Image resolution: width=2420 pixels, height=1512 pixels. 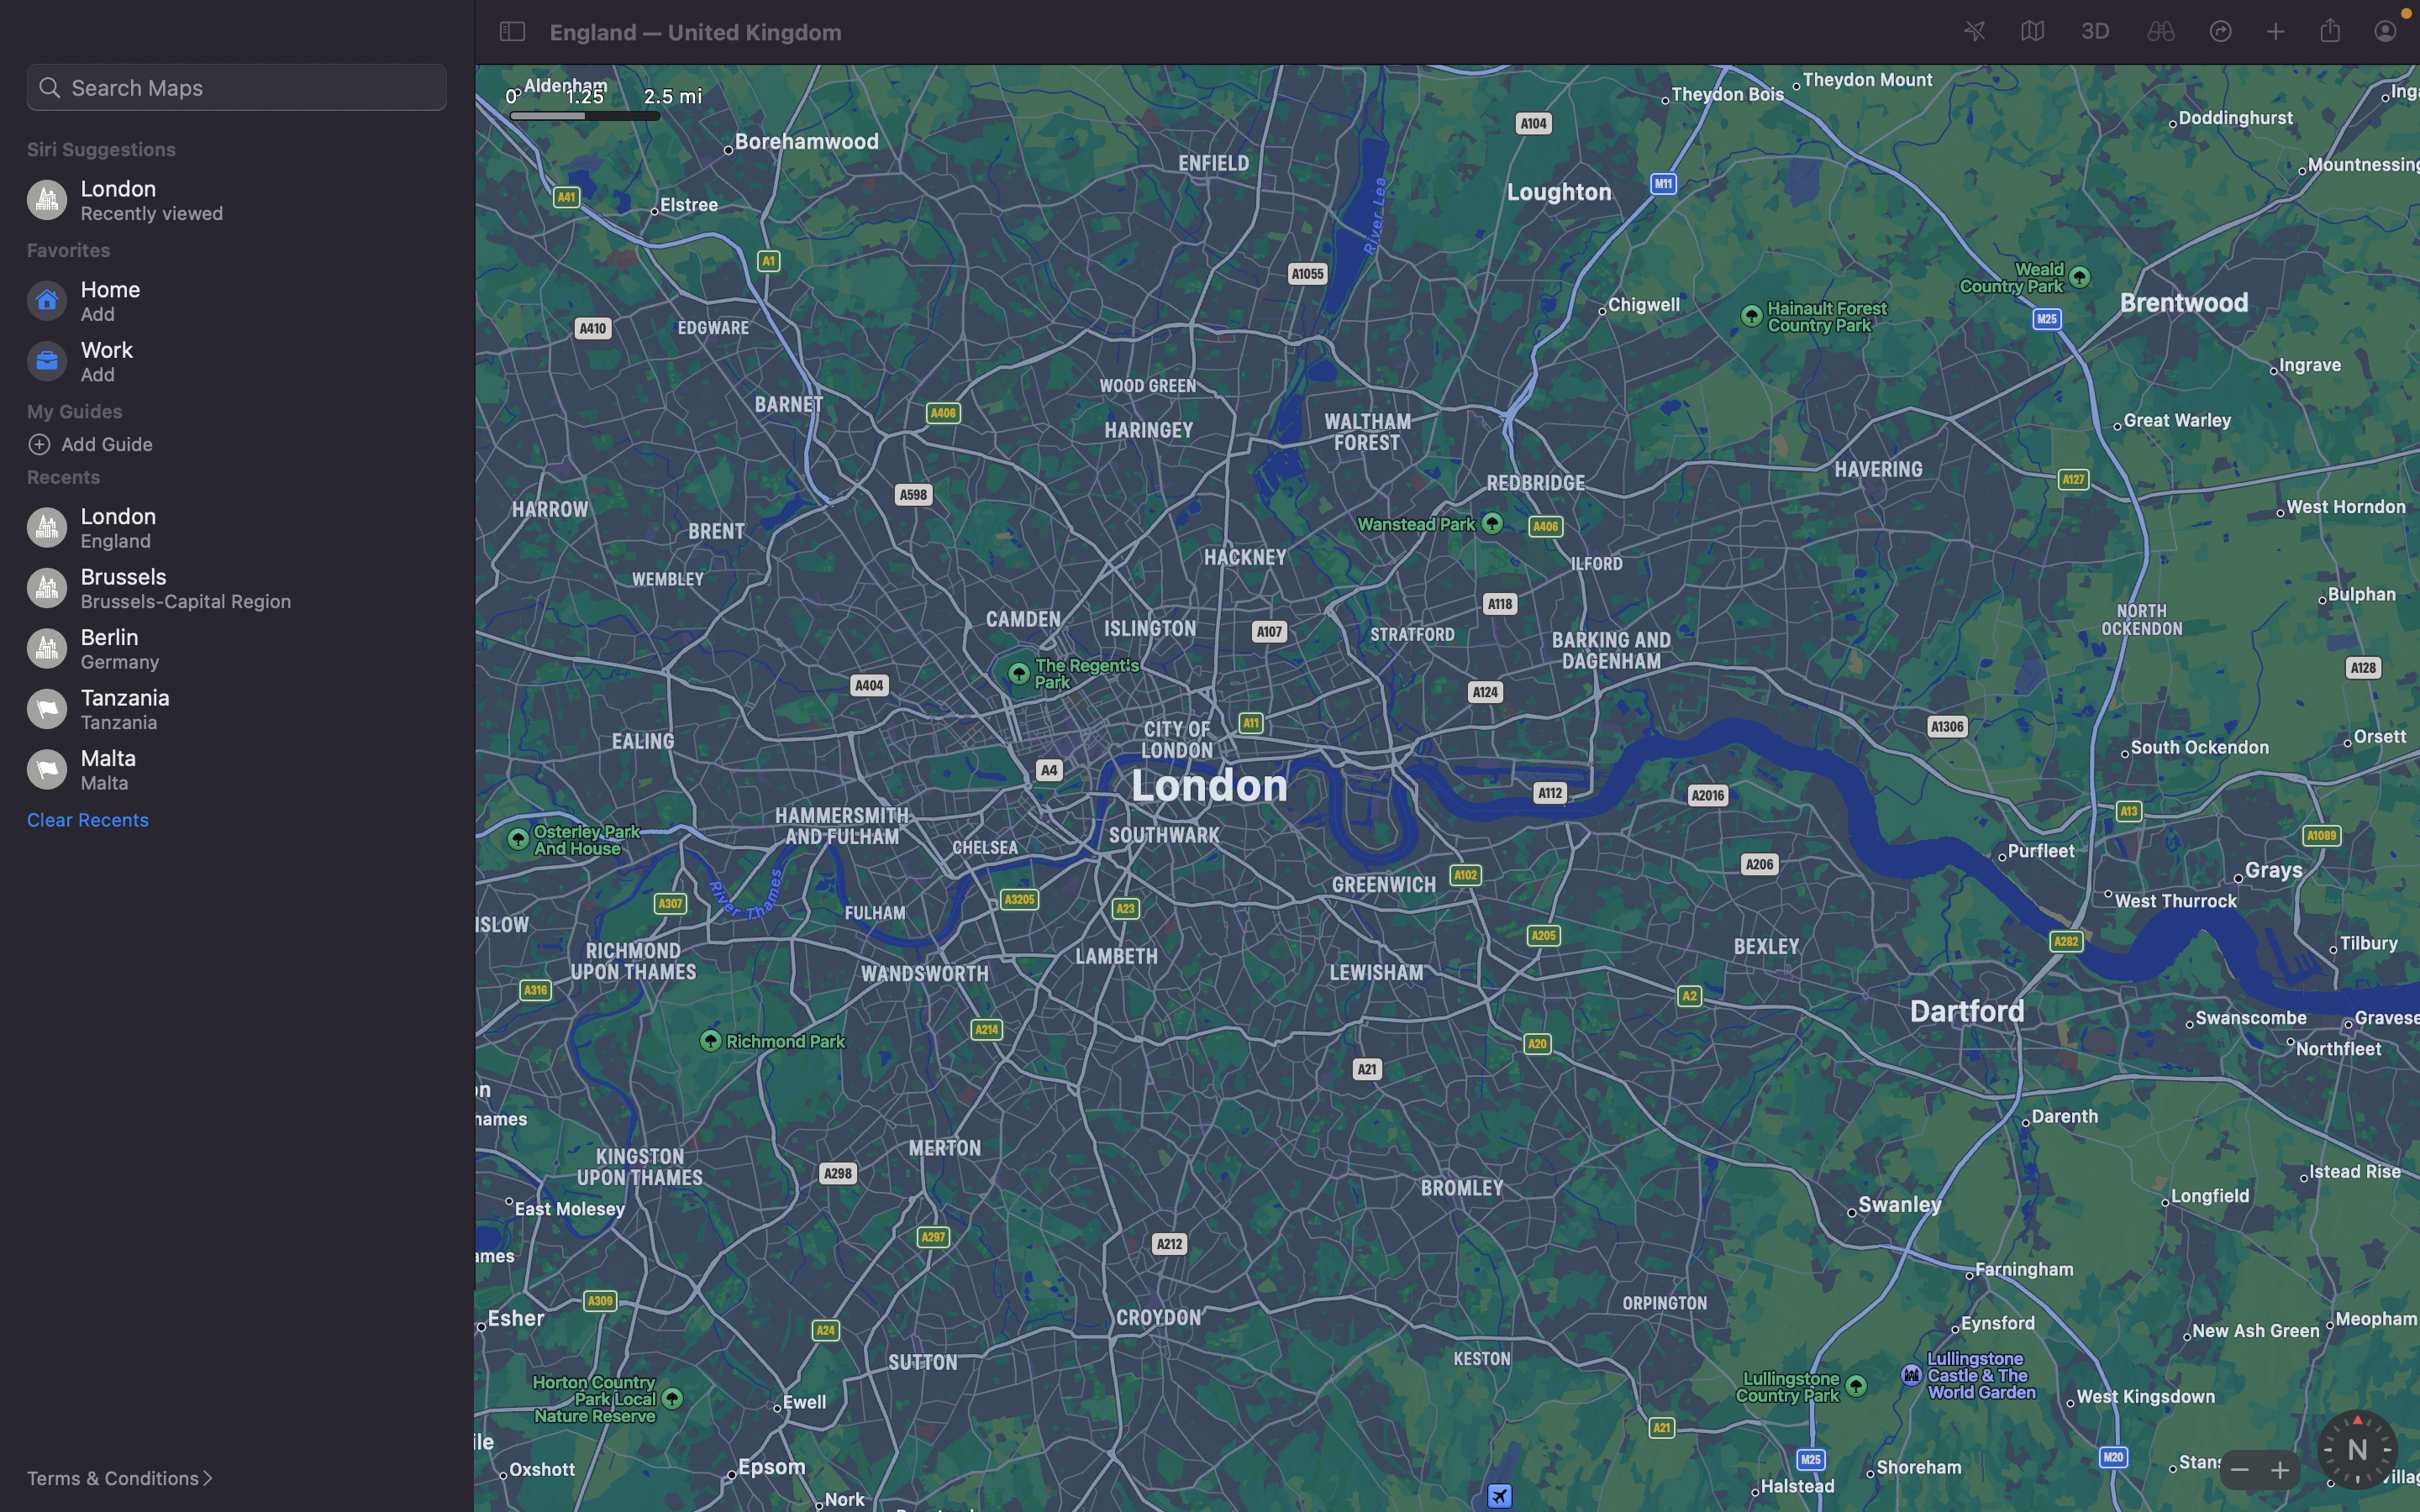 What do you see at coordinates (2160, 32) in the screenshot?
I see `the present location on the map` at bounding box center [2160, 32].